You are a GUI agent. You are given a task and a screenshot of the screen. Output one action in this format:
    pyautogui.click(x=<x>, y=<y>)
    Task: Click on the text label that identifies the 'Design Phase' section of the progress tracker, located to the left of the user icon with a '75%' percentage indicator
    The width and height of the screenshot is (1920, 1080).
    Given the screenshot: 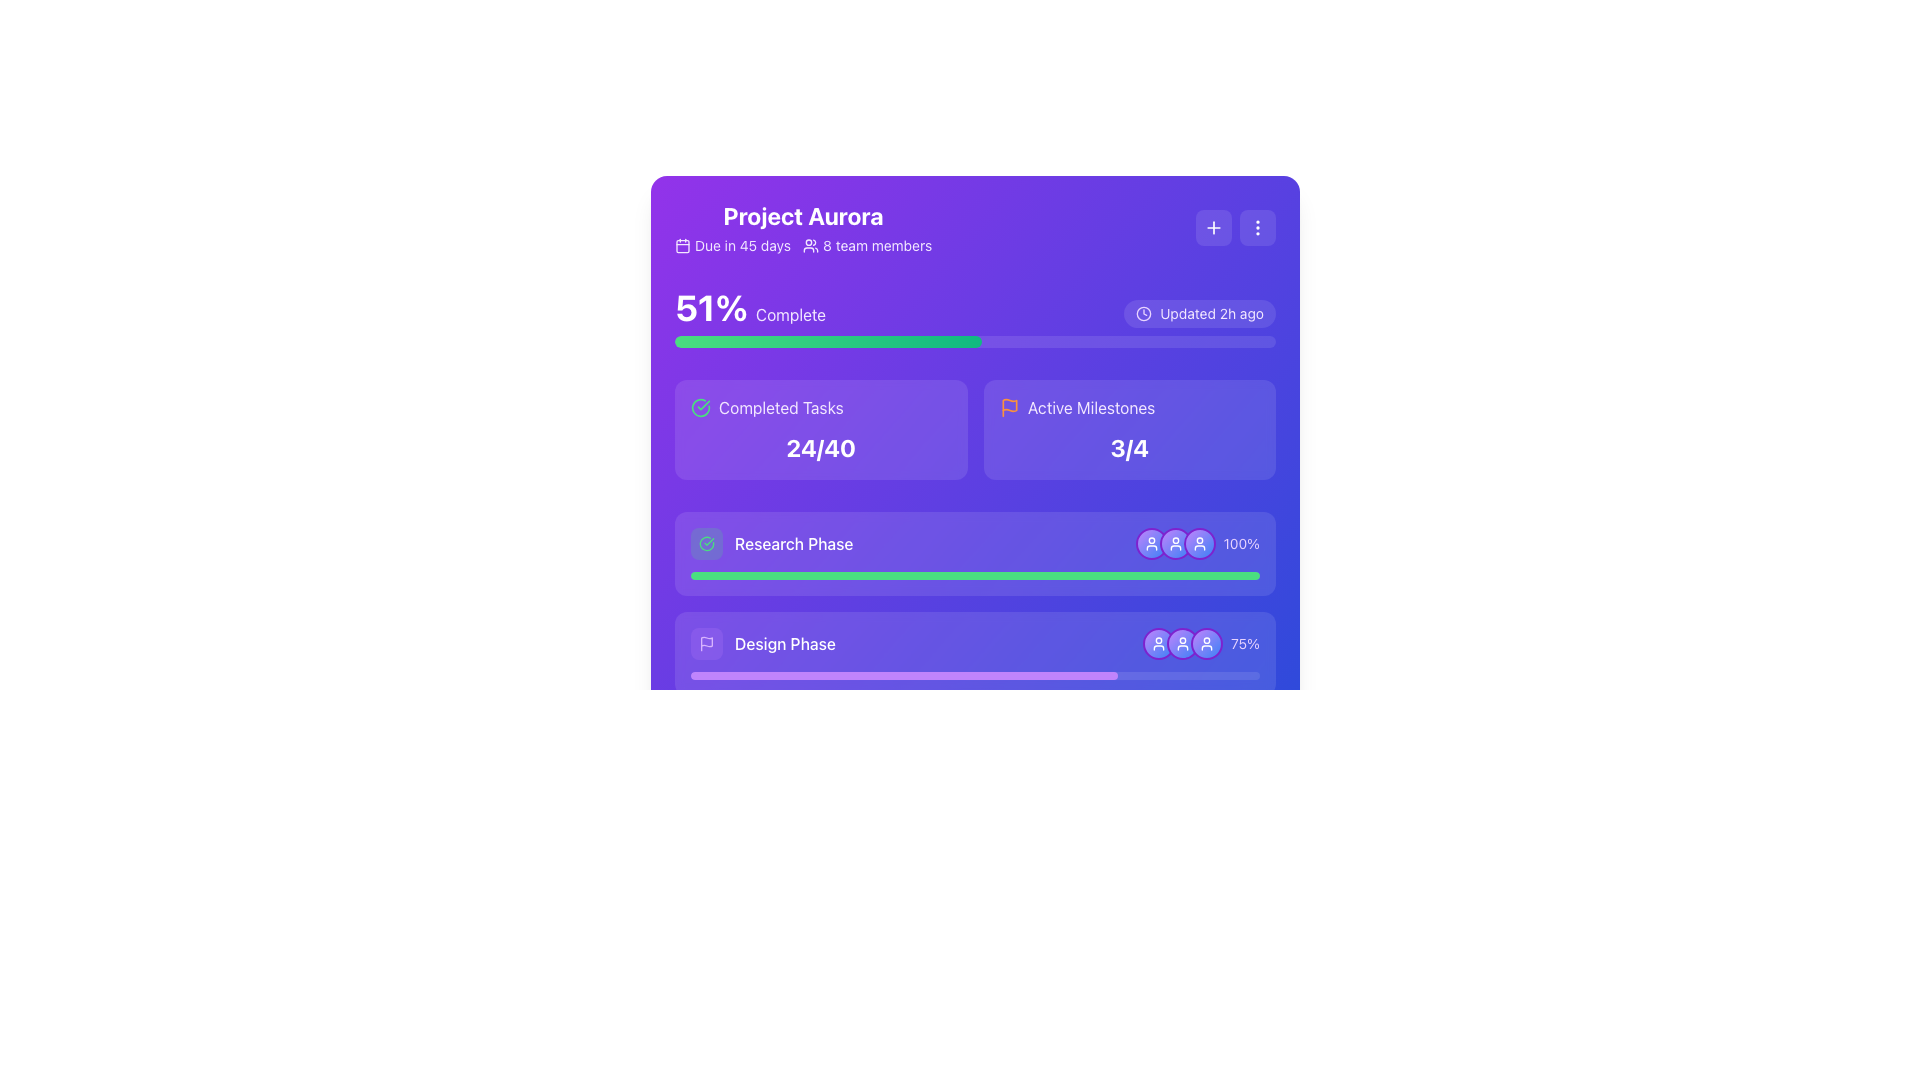 What is the action you would take?
    pyautogui.click(x=762, y=644)
    